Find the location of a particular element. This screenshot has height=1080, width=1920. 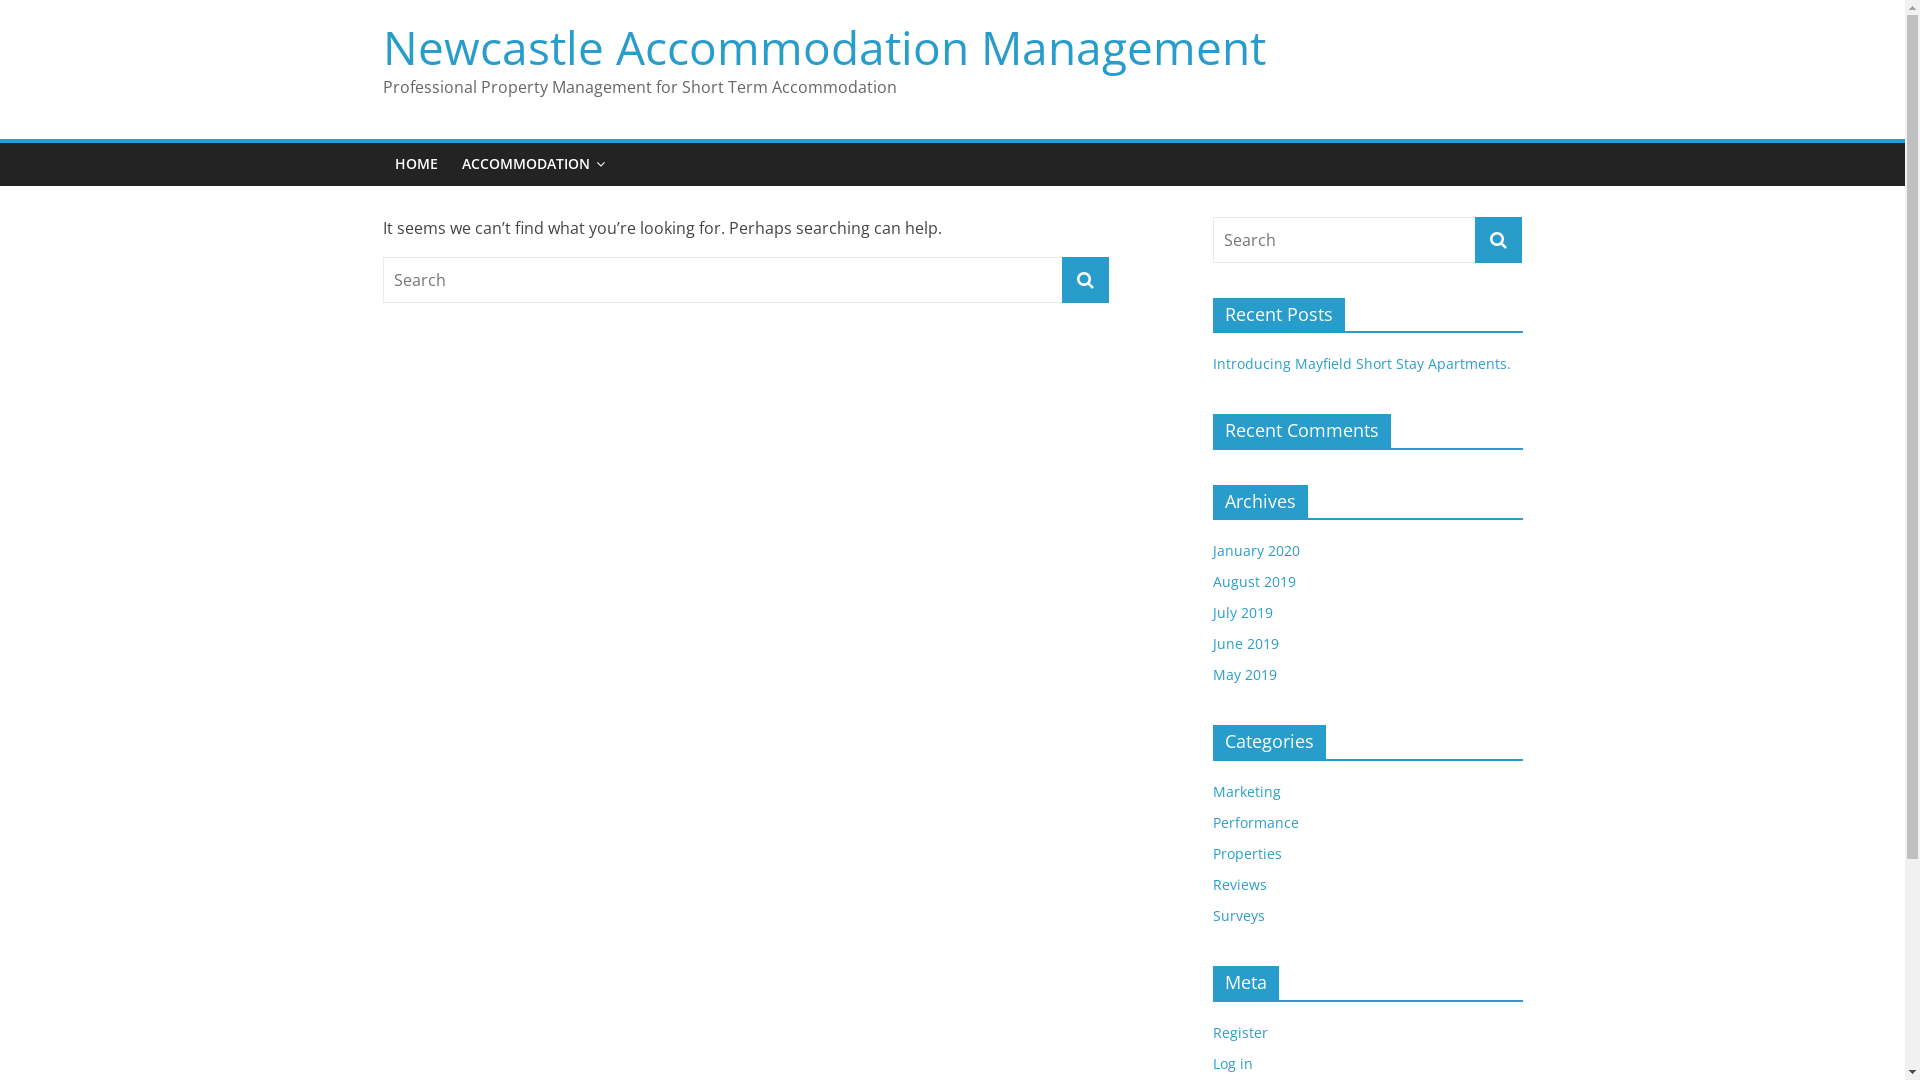

'ACCOMMODATION' is located at coordinates (533, 163).